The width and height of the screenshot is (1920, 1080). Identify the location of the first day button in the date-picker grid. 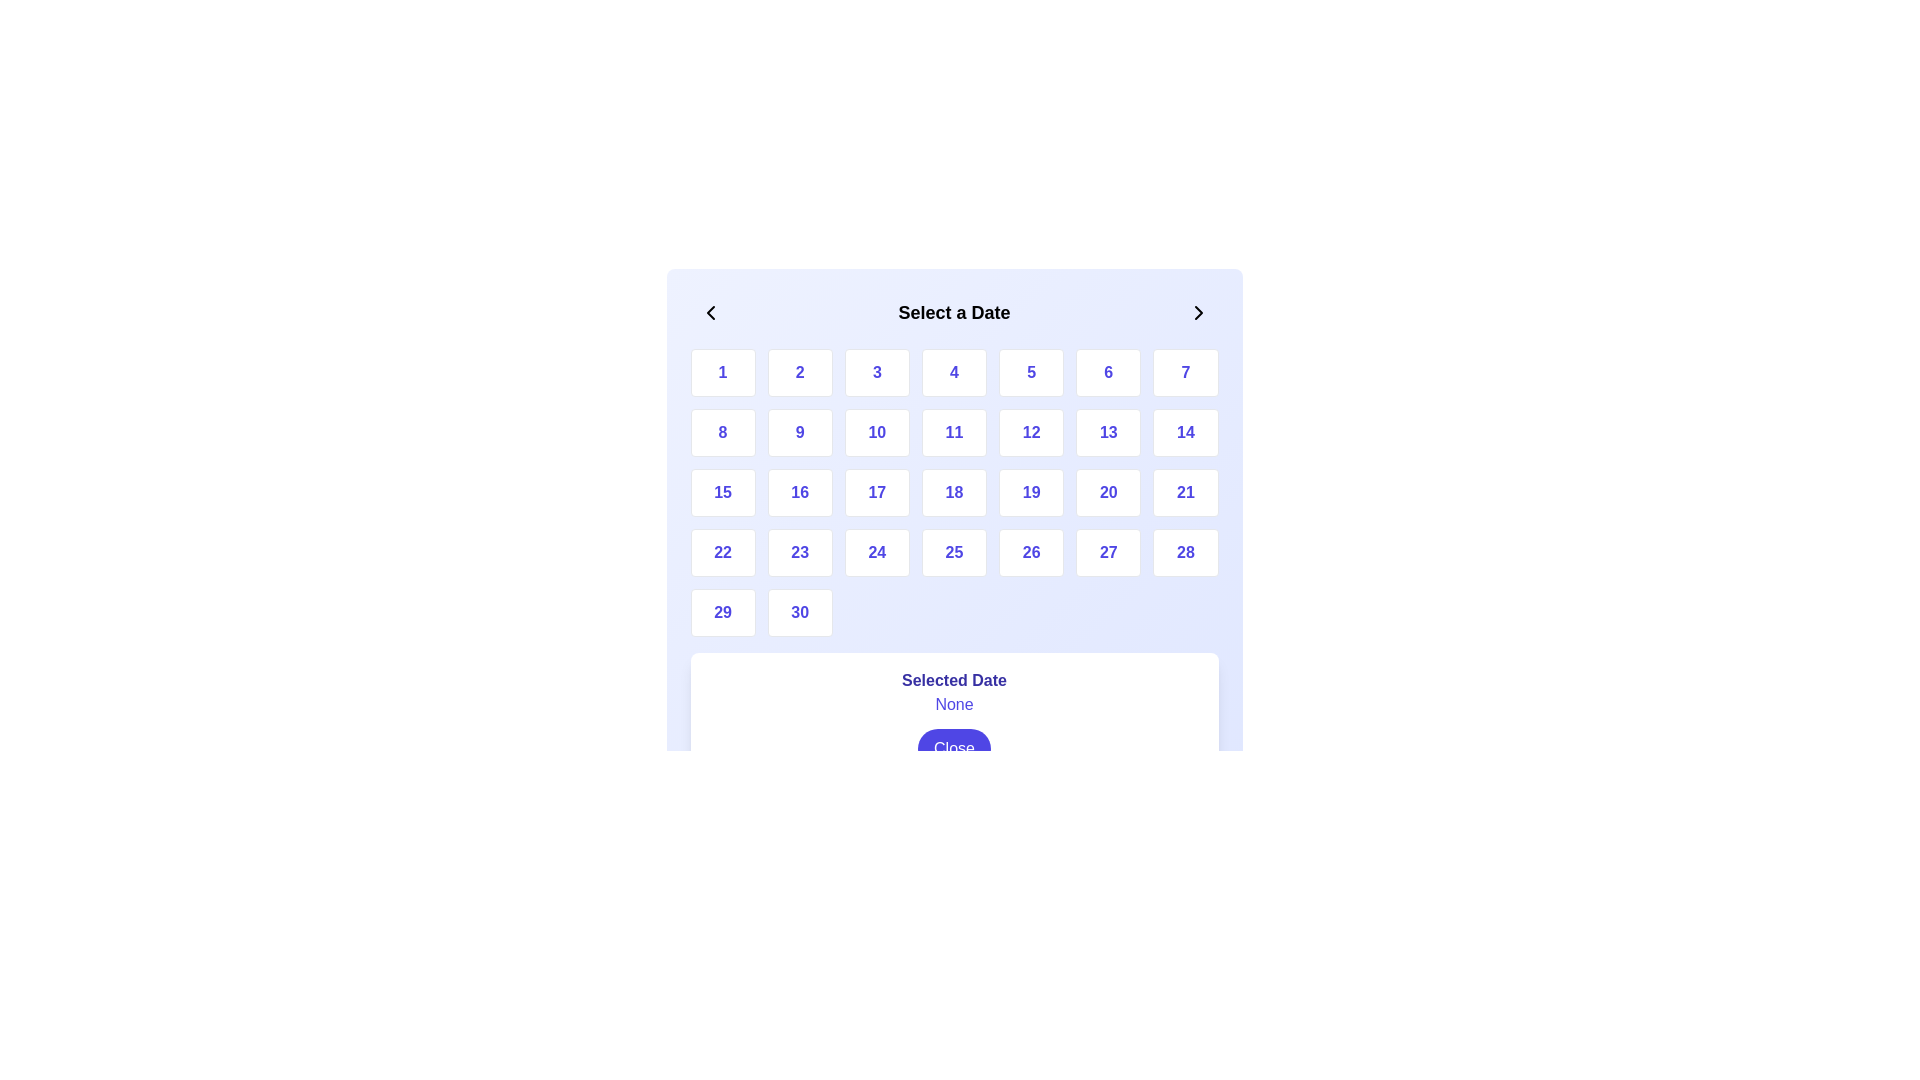
(722, 373).